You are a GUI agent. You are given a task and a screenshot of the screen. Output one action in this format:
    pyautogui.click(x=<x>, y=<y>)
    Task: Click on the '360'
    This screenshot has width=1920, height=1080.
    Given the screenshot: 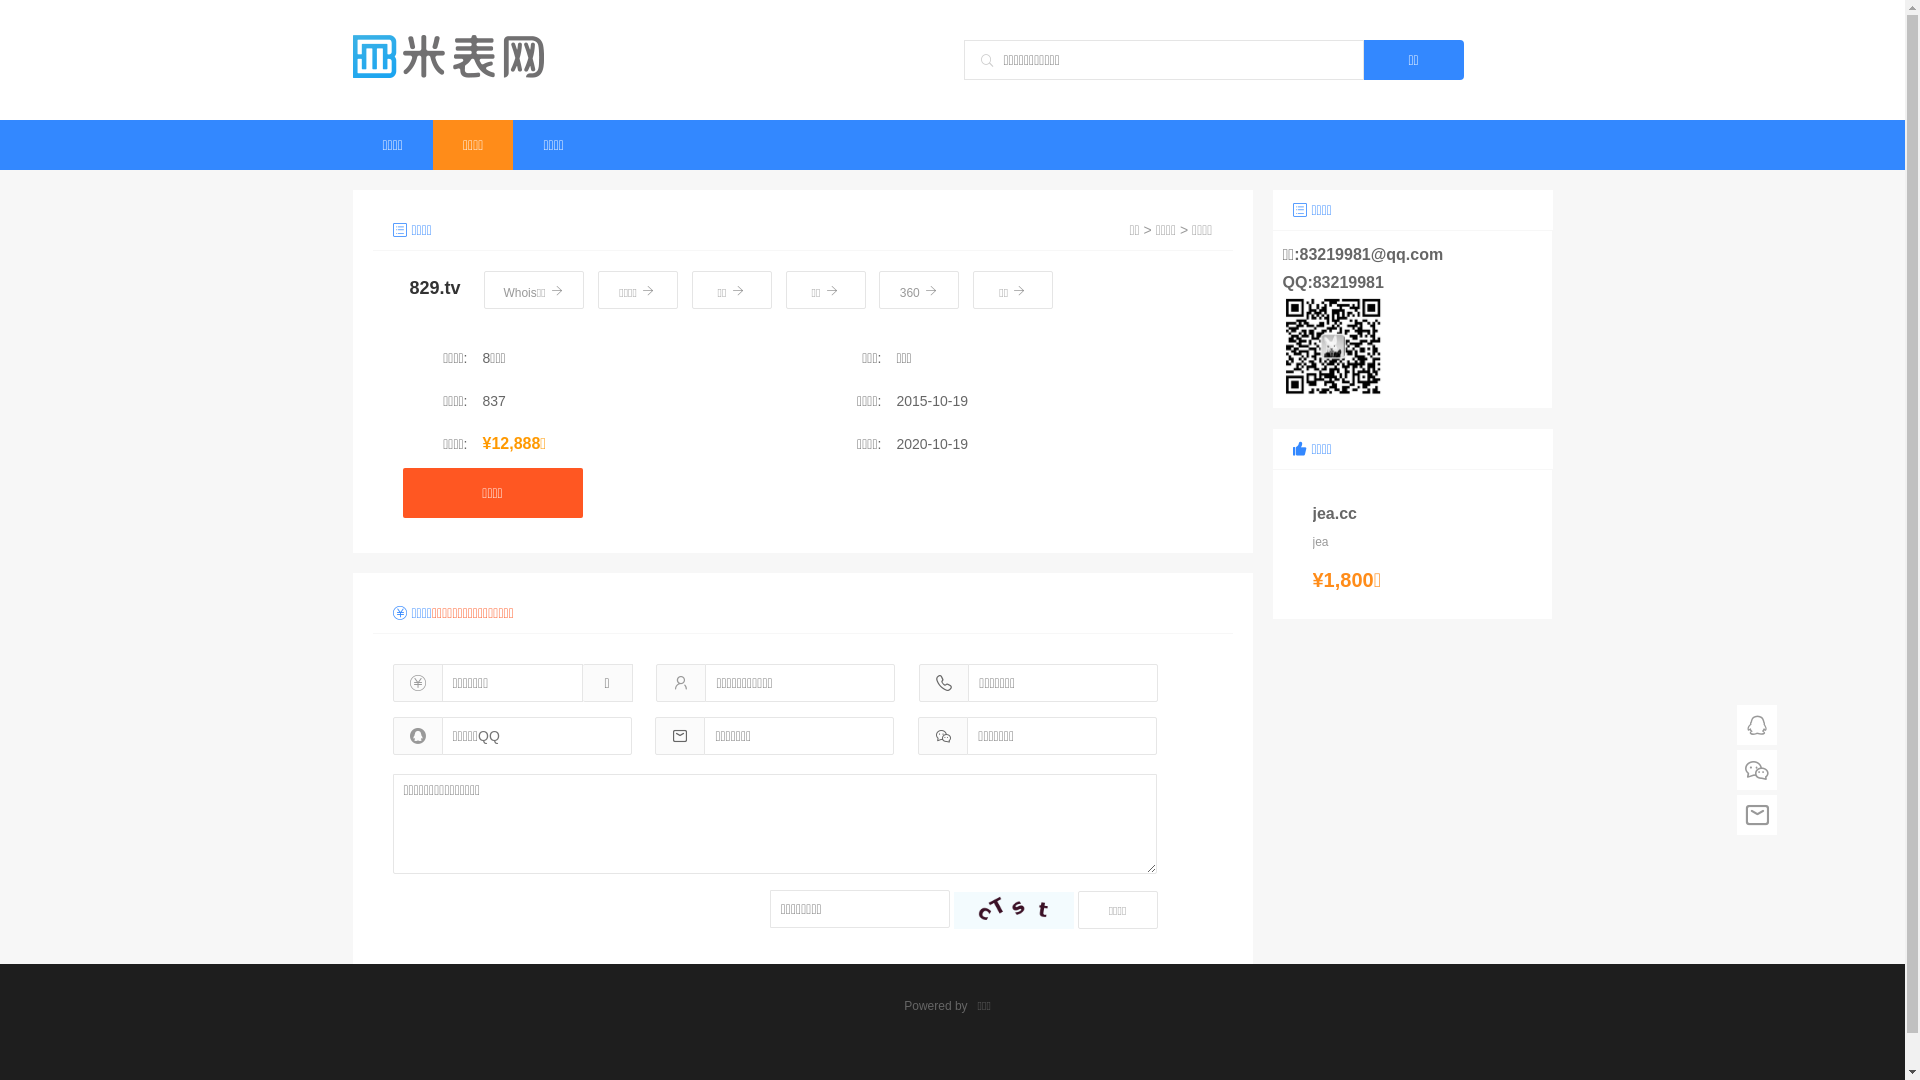 What is the action you would take?
    pyautogui.click(x=917, y=289)
    